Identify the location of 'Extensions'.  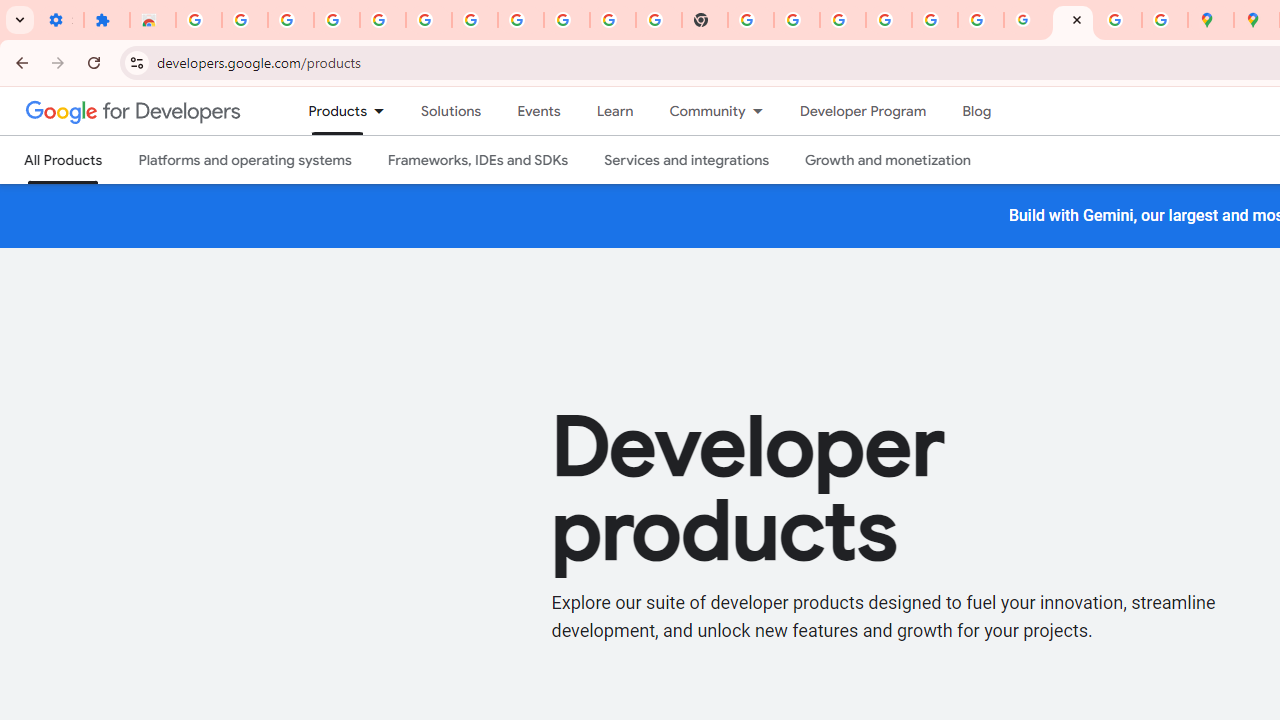
(106, 20).